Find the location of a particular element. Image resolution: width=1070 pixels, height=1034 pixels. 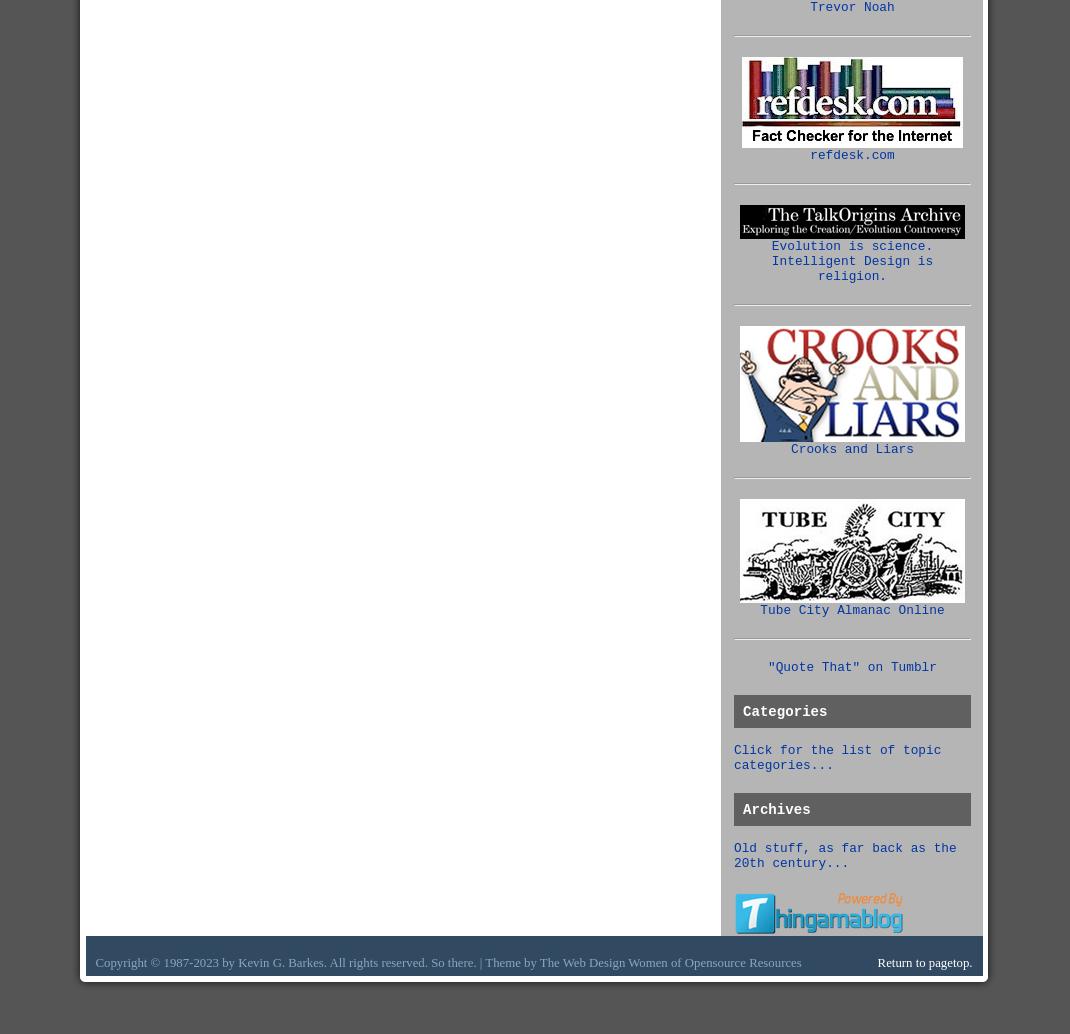

'Evolution is science. Intelligent Design is religion.' is located at coordinates (852, 260).